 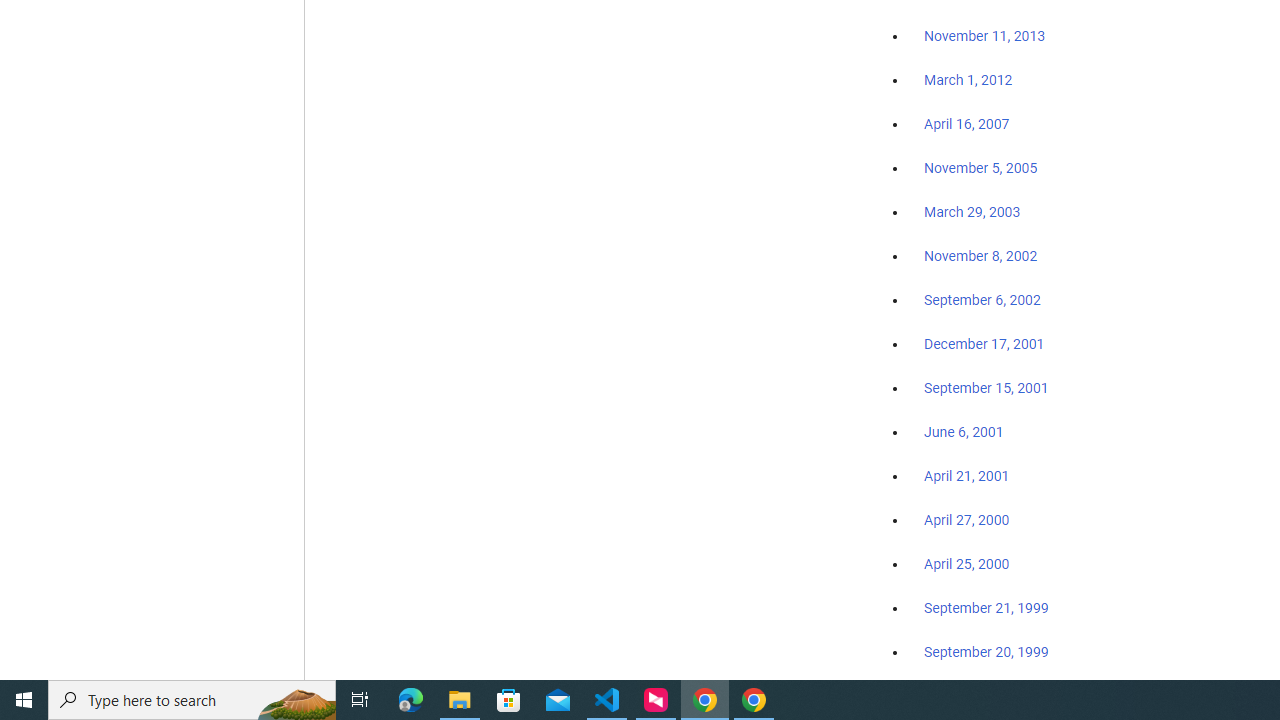 What do you see at coordinates (967, 124) in the screenshot?
I see `'April 16, 2007'` at bounding box center [967, 124].